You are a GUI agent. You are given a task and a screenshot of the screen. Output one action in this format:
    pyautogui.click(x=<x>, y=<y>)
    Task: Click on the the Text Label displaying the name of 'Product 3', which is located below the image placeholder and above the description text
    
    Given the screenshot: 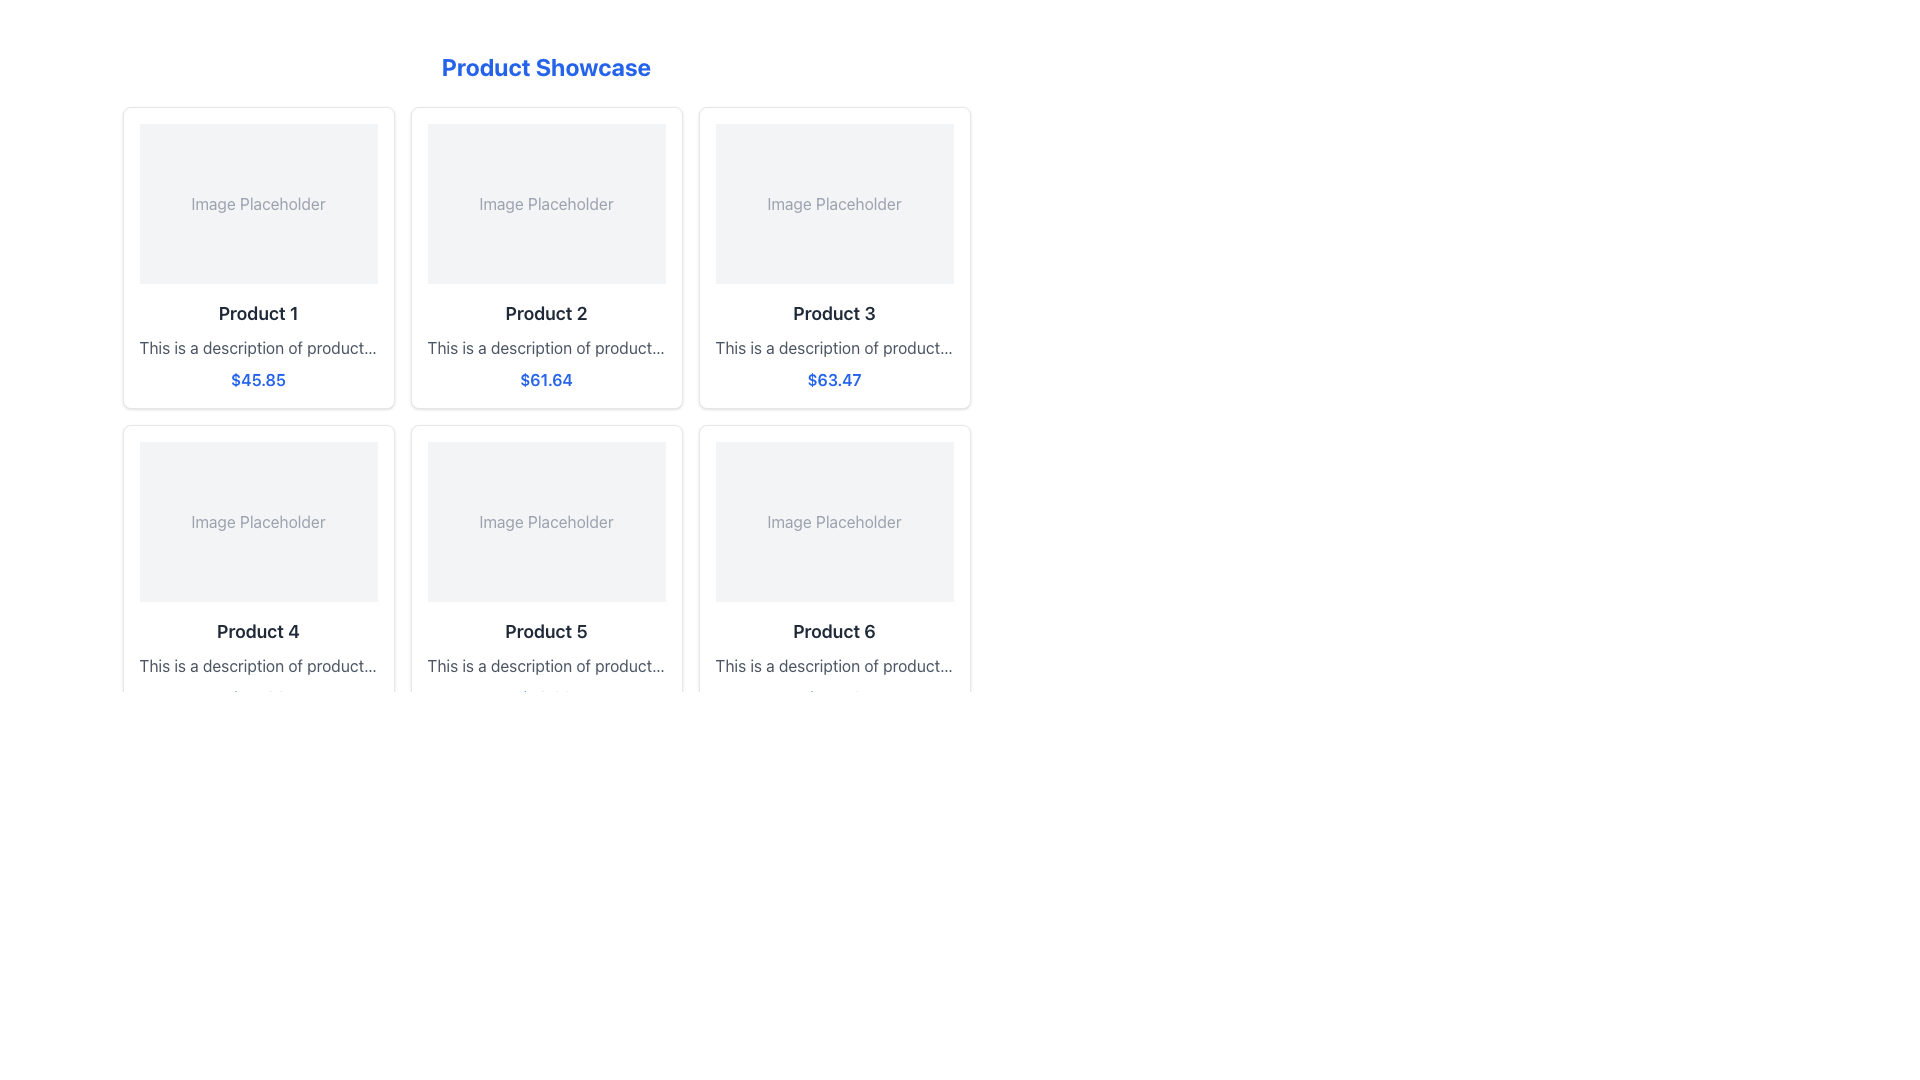 What is the action you would take?
    pyautogui.click(x=834, y=313)
    